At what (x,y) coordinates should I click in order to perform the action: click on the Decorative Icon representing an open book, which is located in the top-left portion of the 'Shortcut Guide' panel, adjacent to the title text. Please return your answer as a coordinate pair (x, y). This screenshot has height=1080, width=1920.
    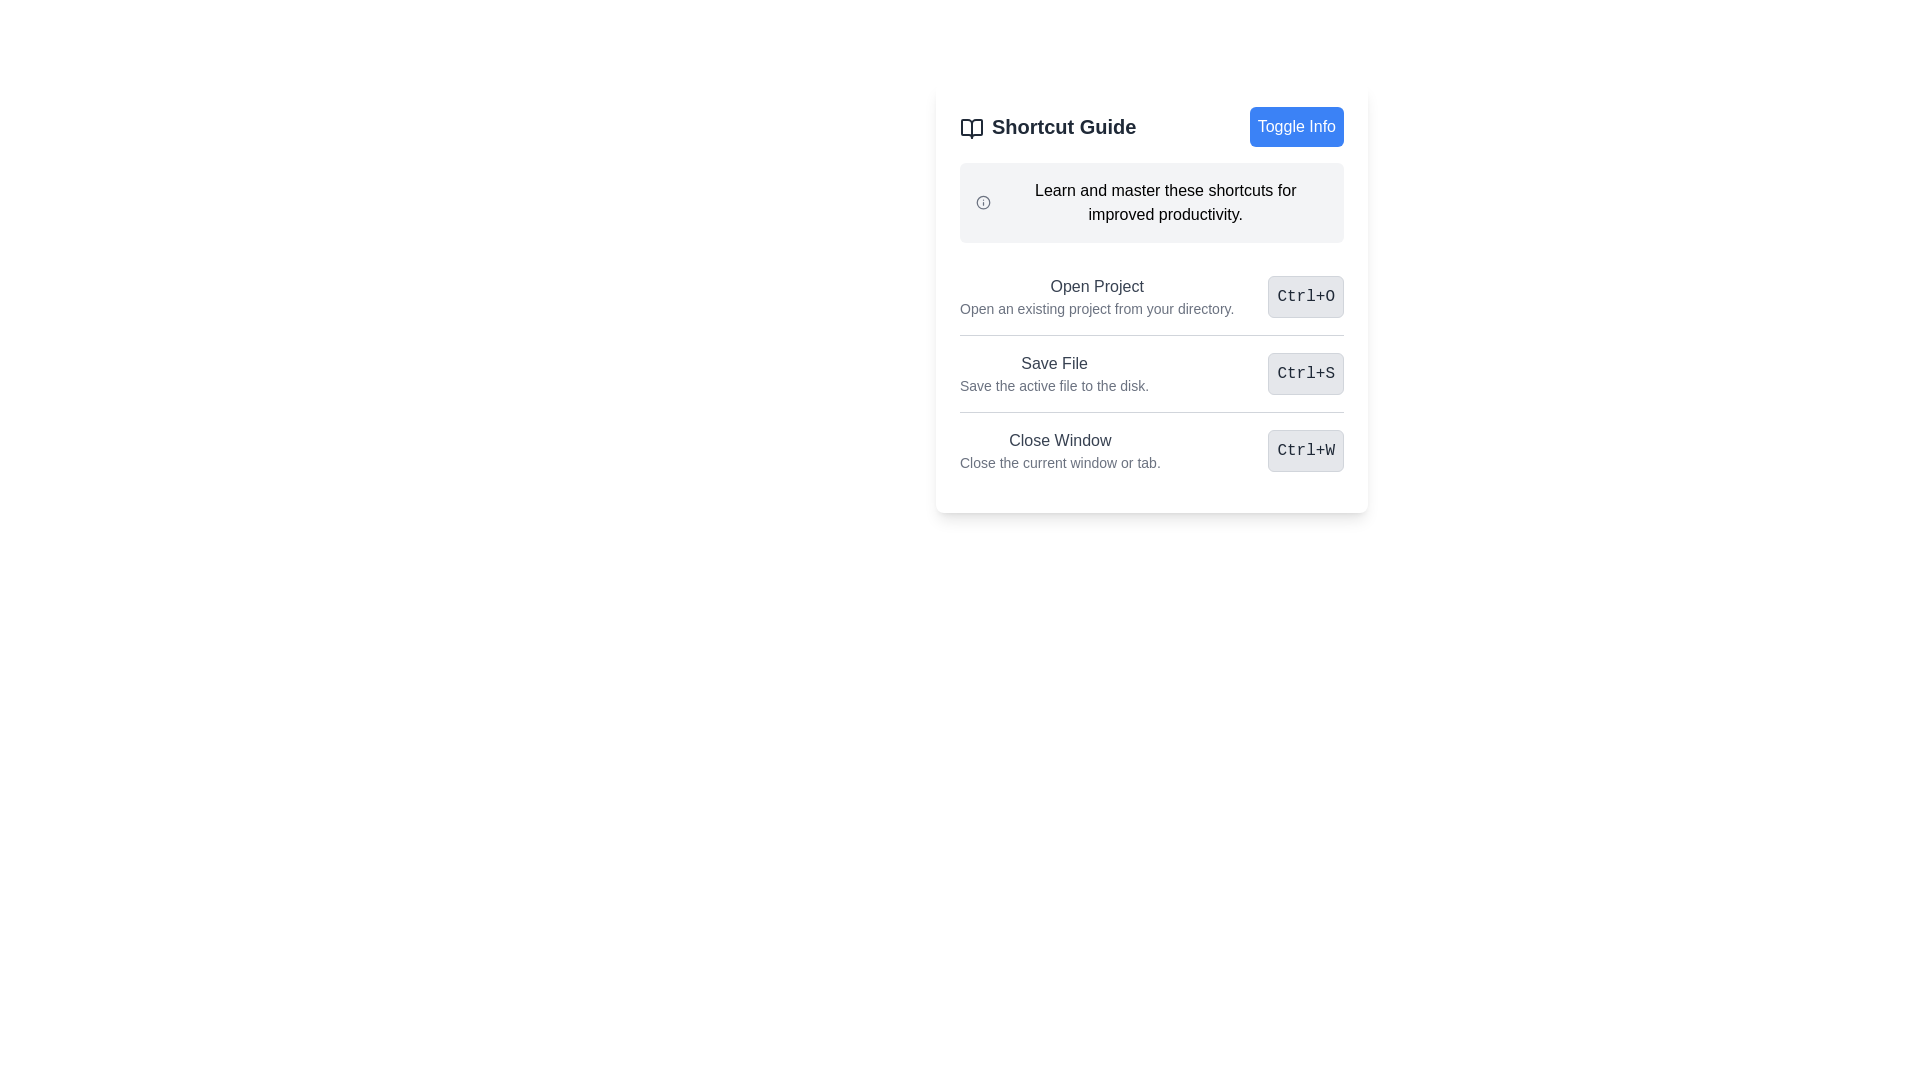
    Looking at the image, I should click on (971, 127).